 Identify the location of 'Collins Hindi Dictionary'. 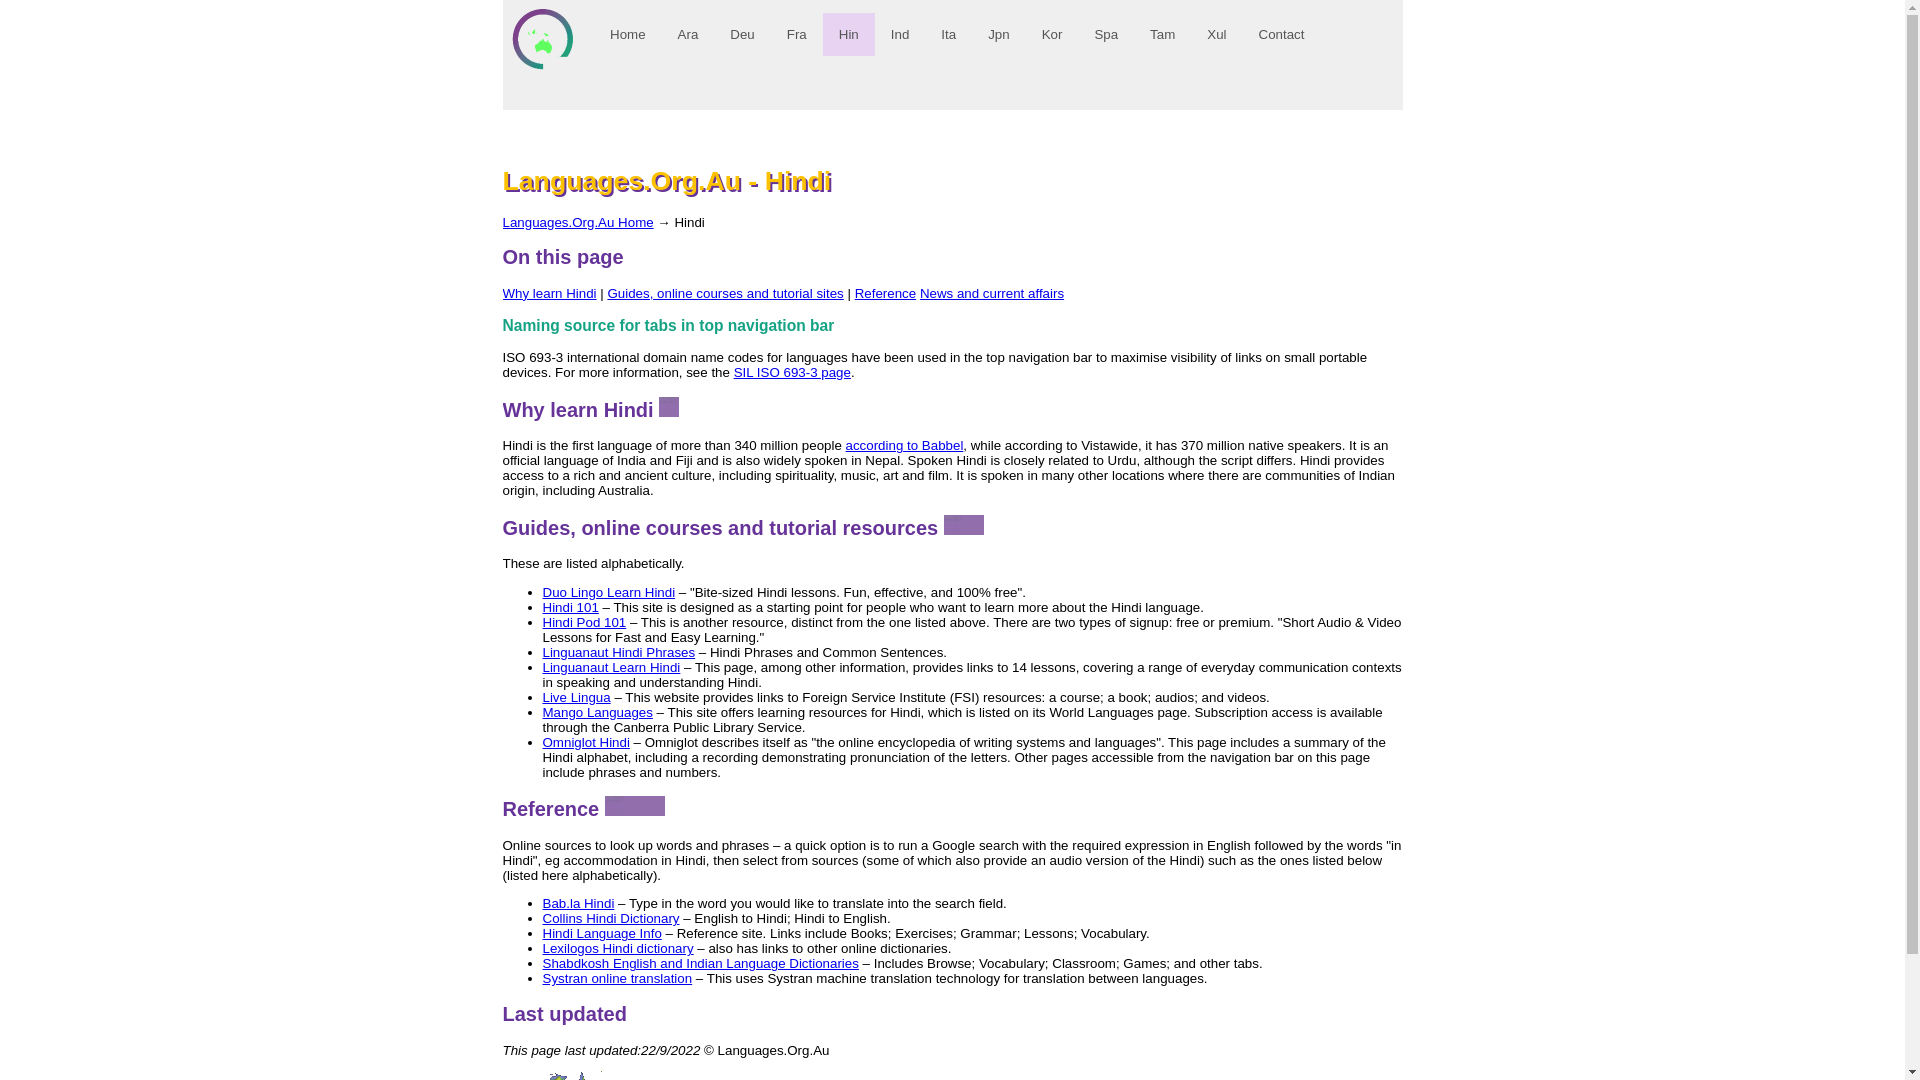
(609, 918).